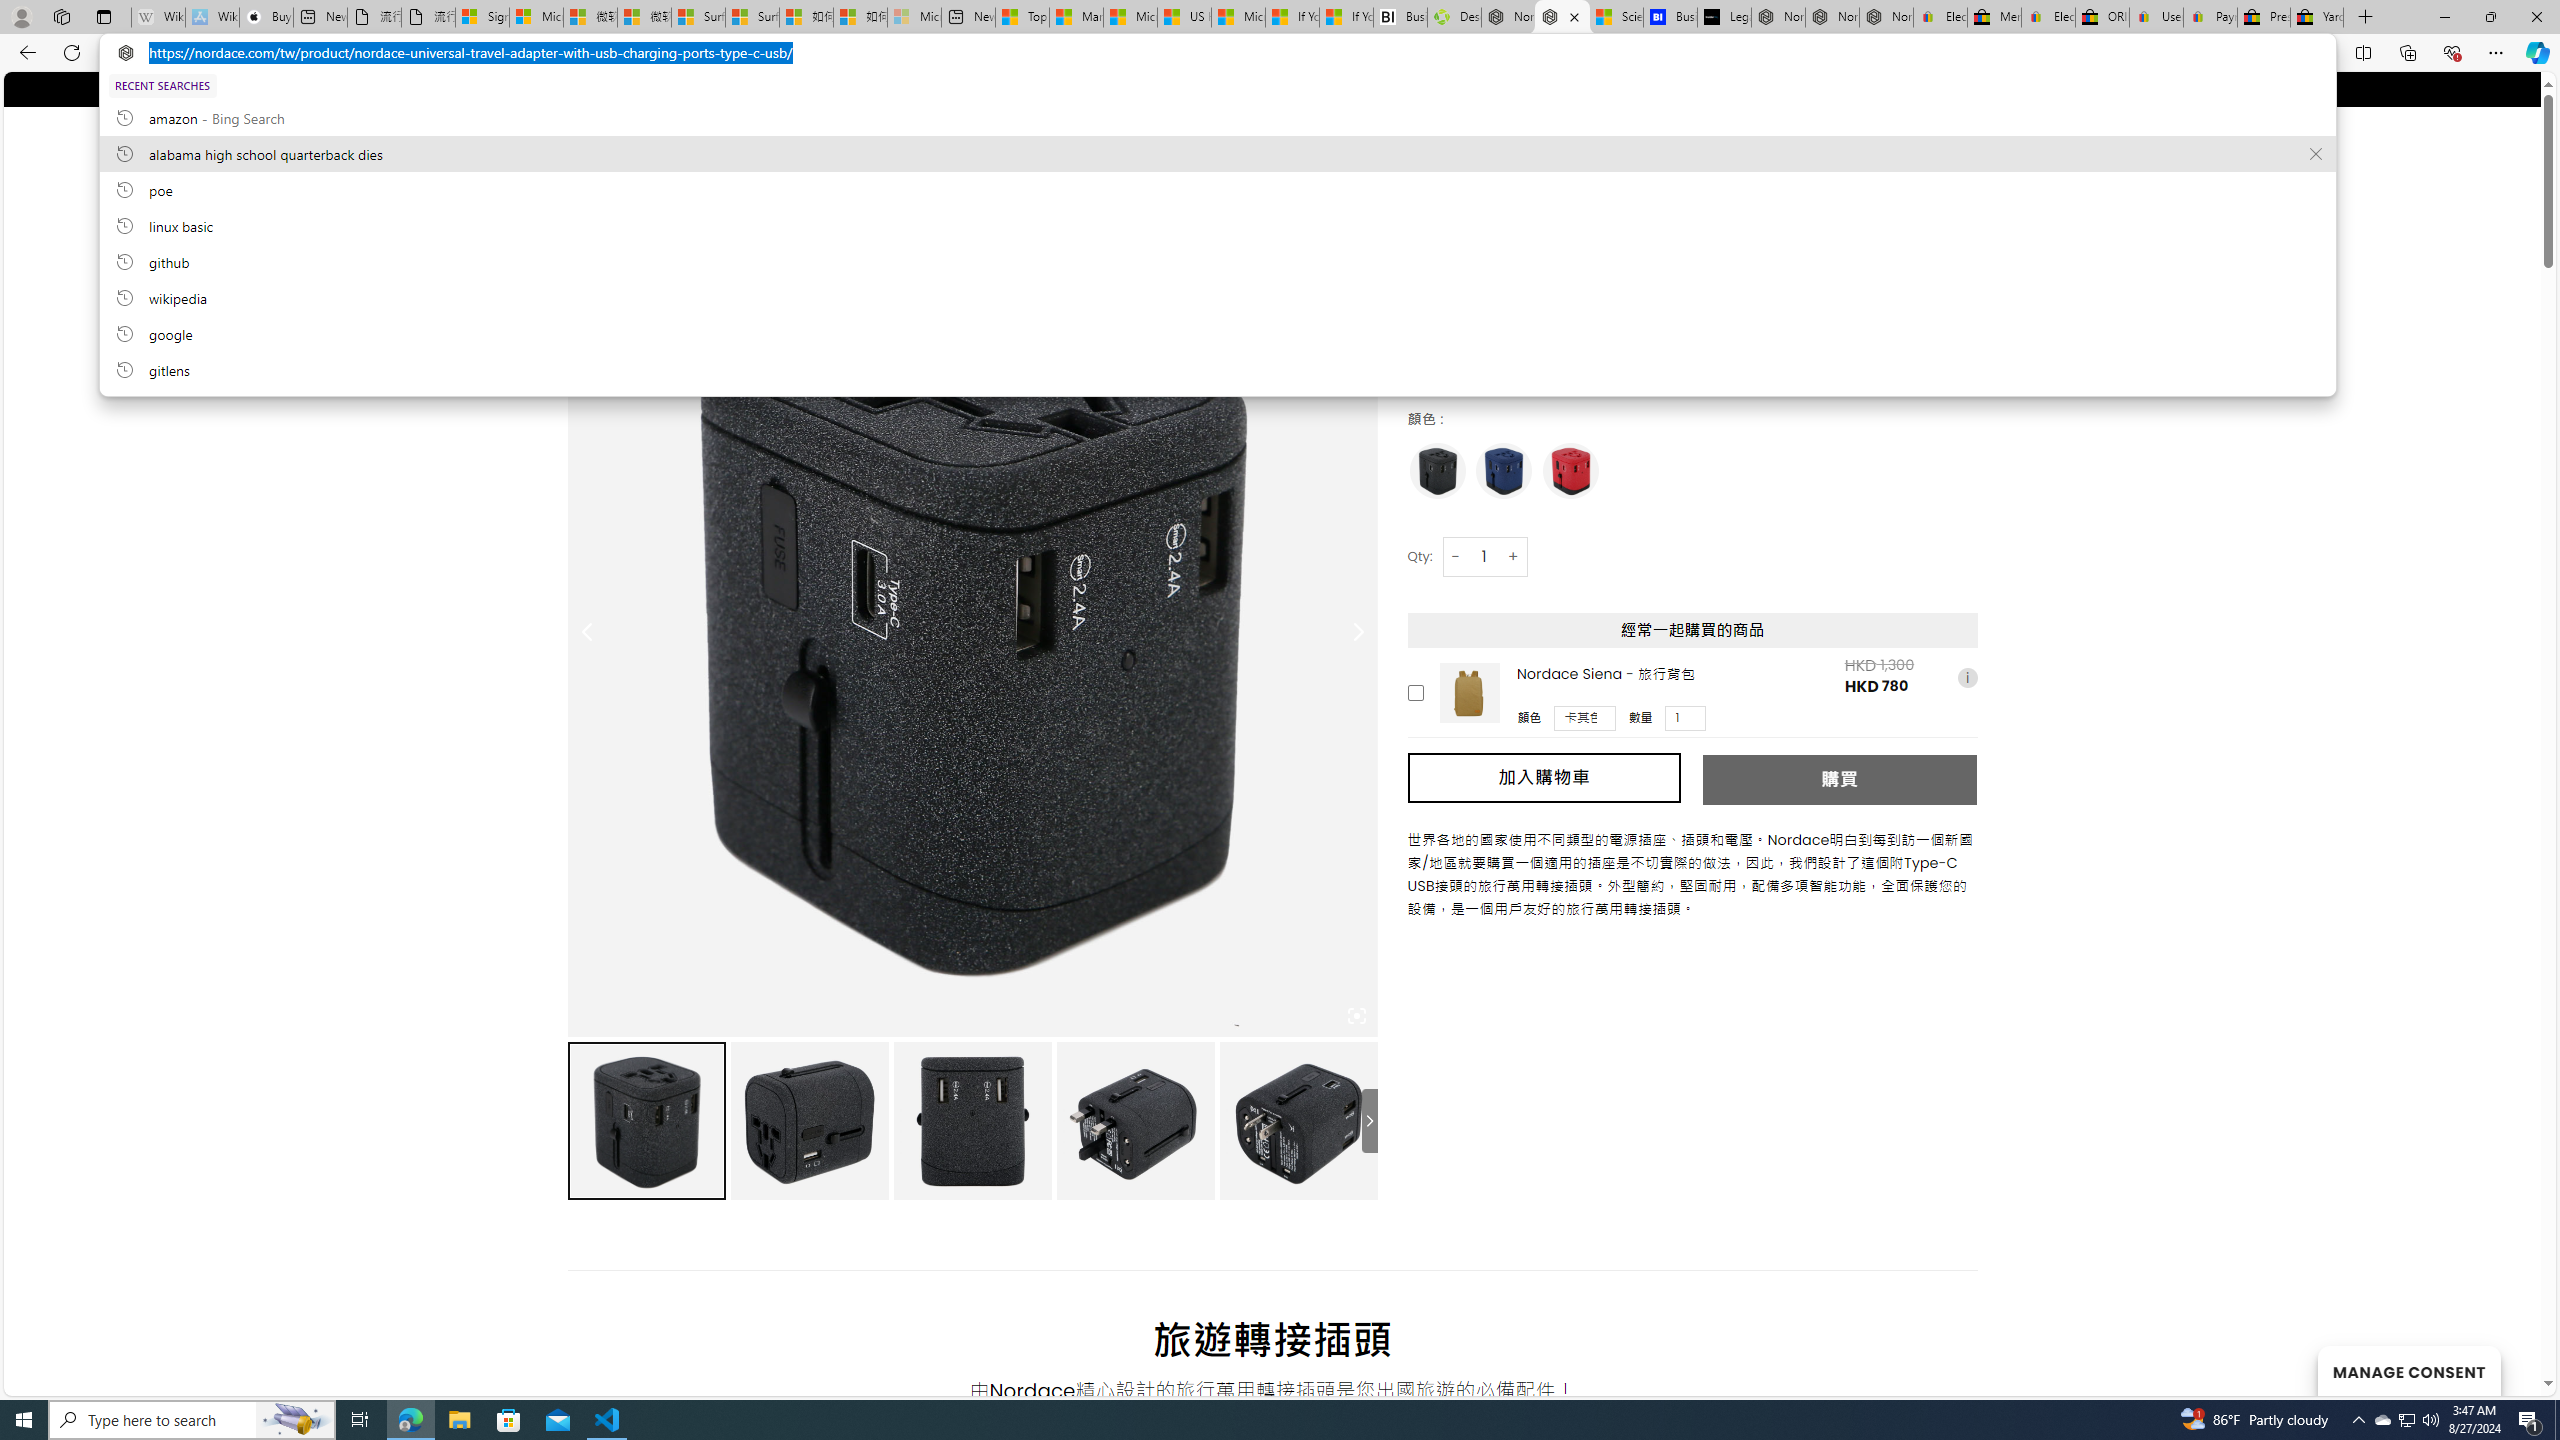  I want to click on 'Press Room - eBay Inc.', so click(2263, 16).